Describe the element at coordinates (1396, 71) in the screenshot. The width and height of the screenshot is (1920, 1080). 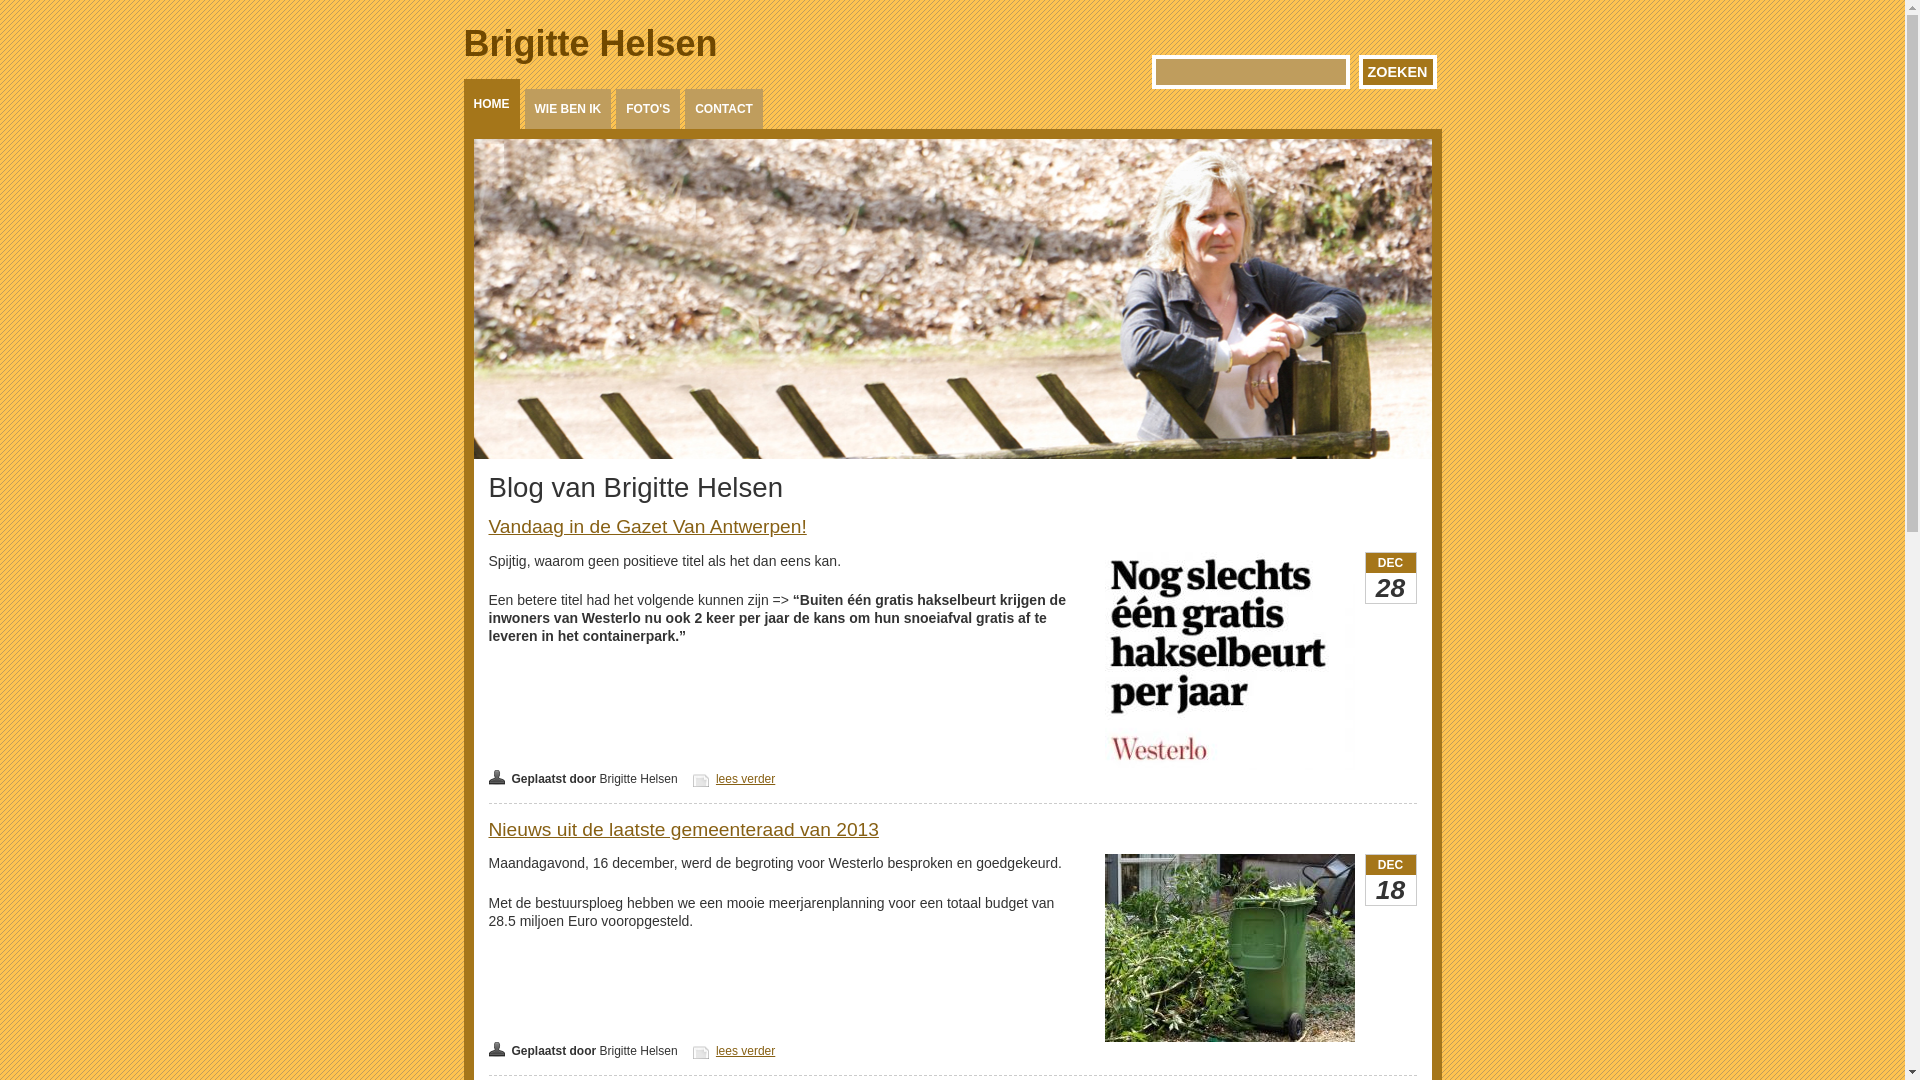
I see `'Zoeken'` at that location.